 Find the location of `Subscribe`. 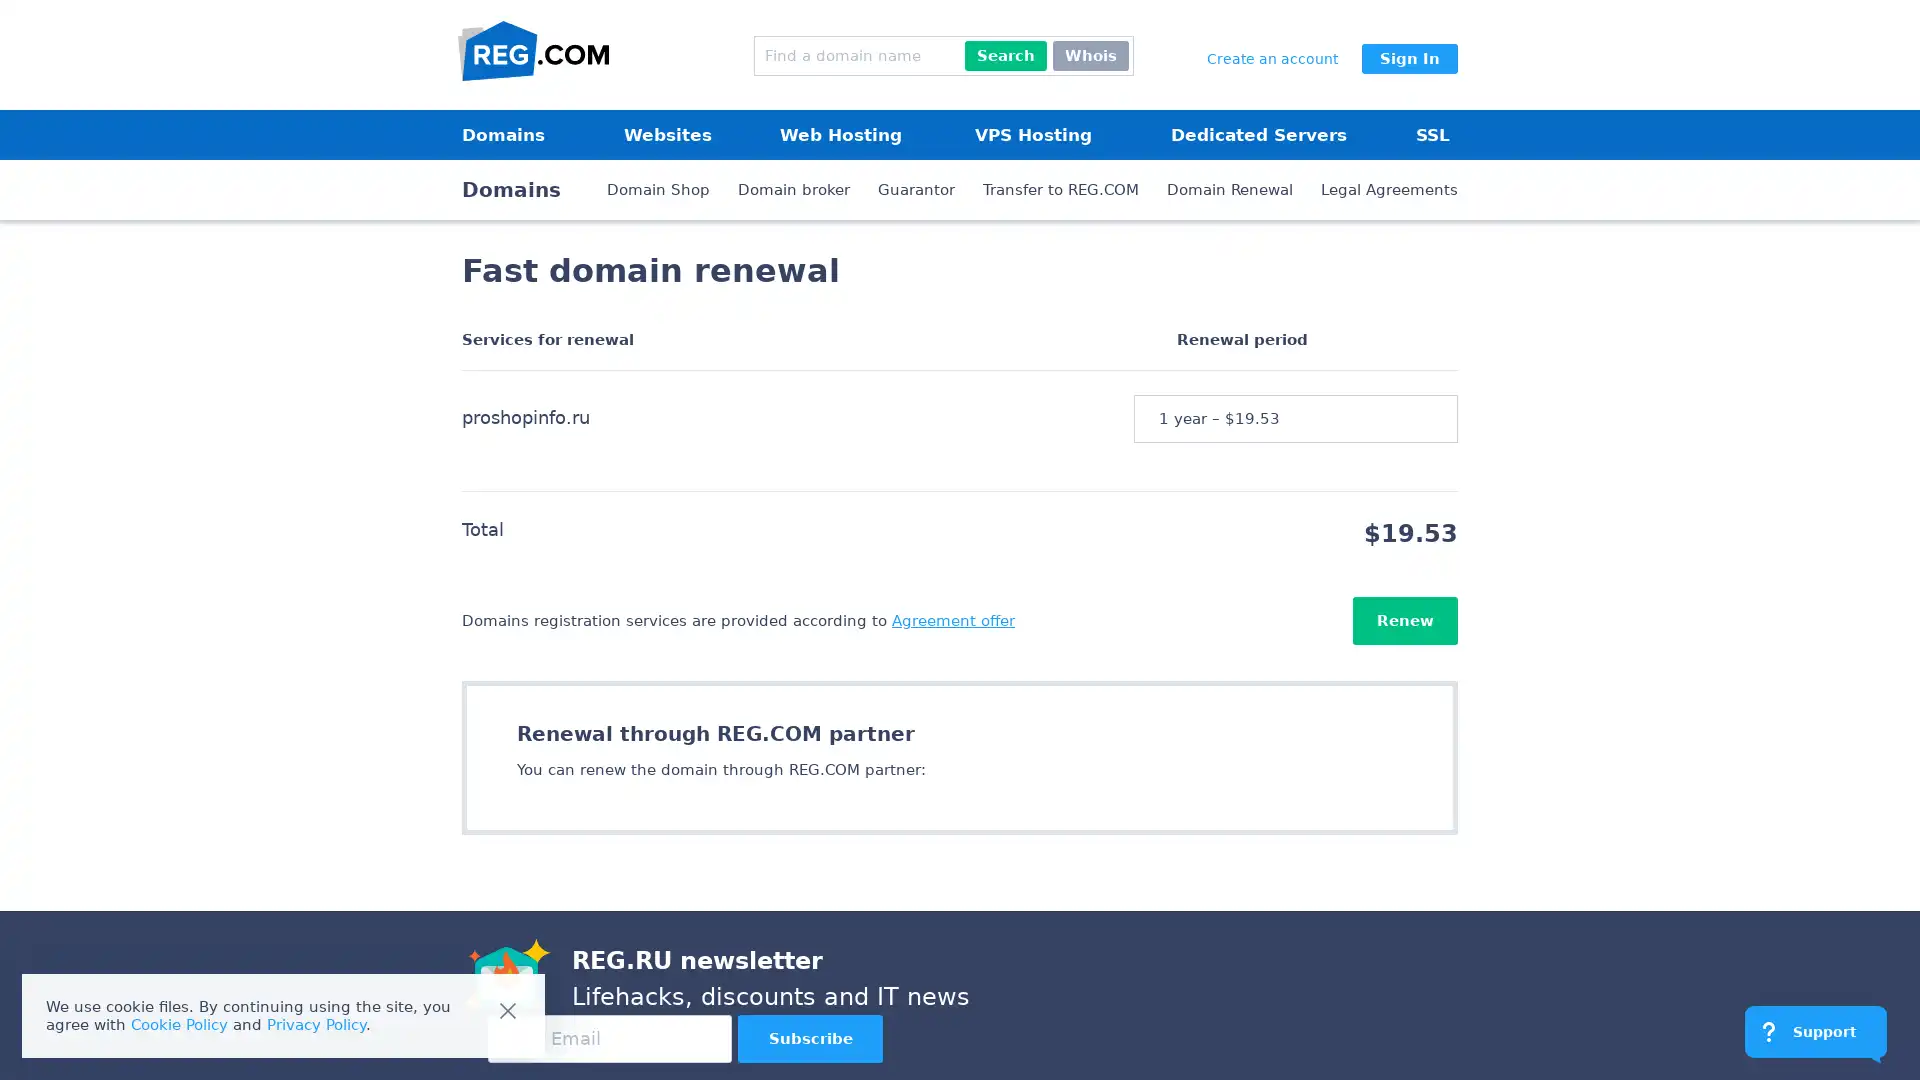

Subscribe is located at coordinates (810, 1037).